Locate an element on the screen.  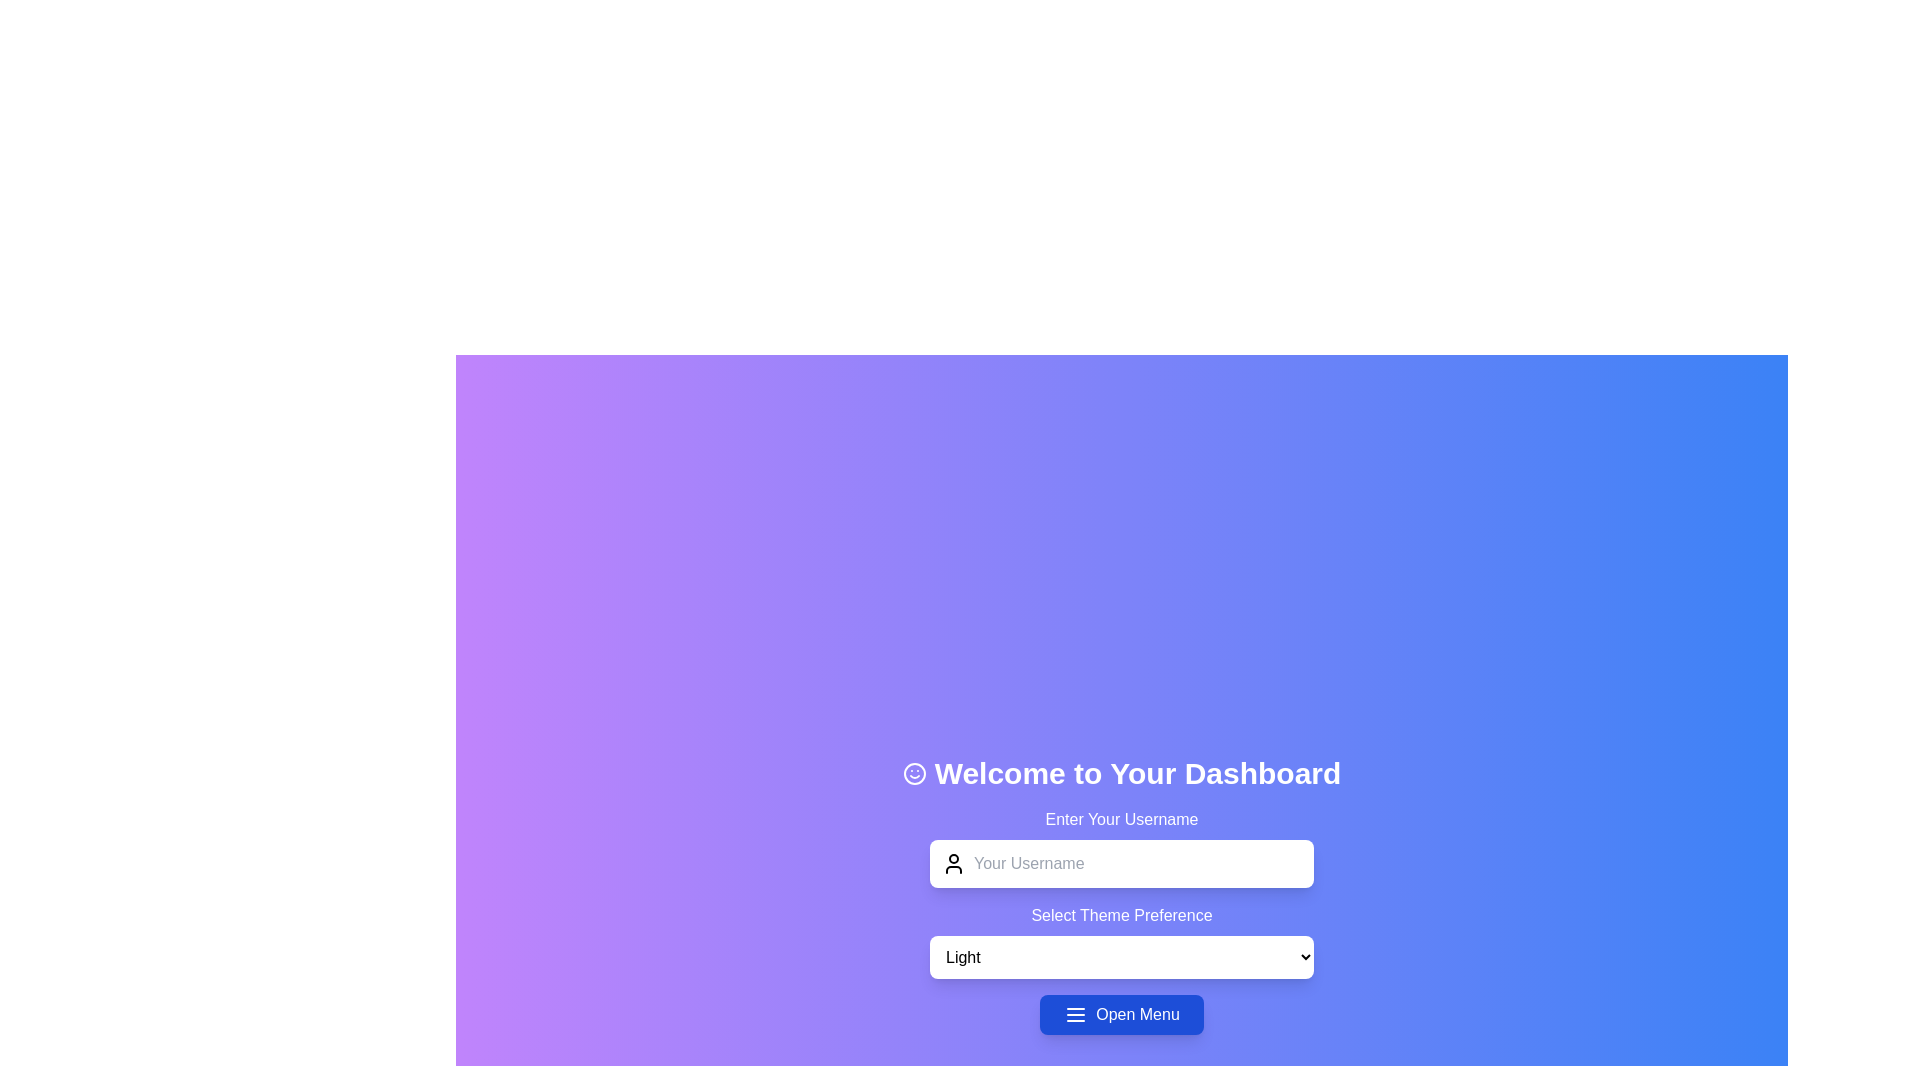
the text input field labeled 'Enter Your Username' is located at coordinates (1122, 847).